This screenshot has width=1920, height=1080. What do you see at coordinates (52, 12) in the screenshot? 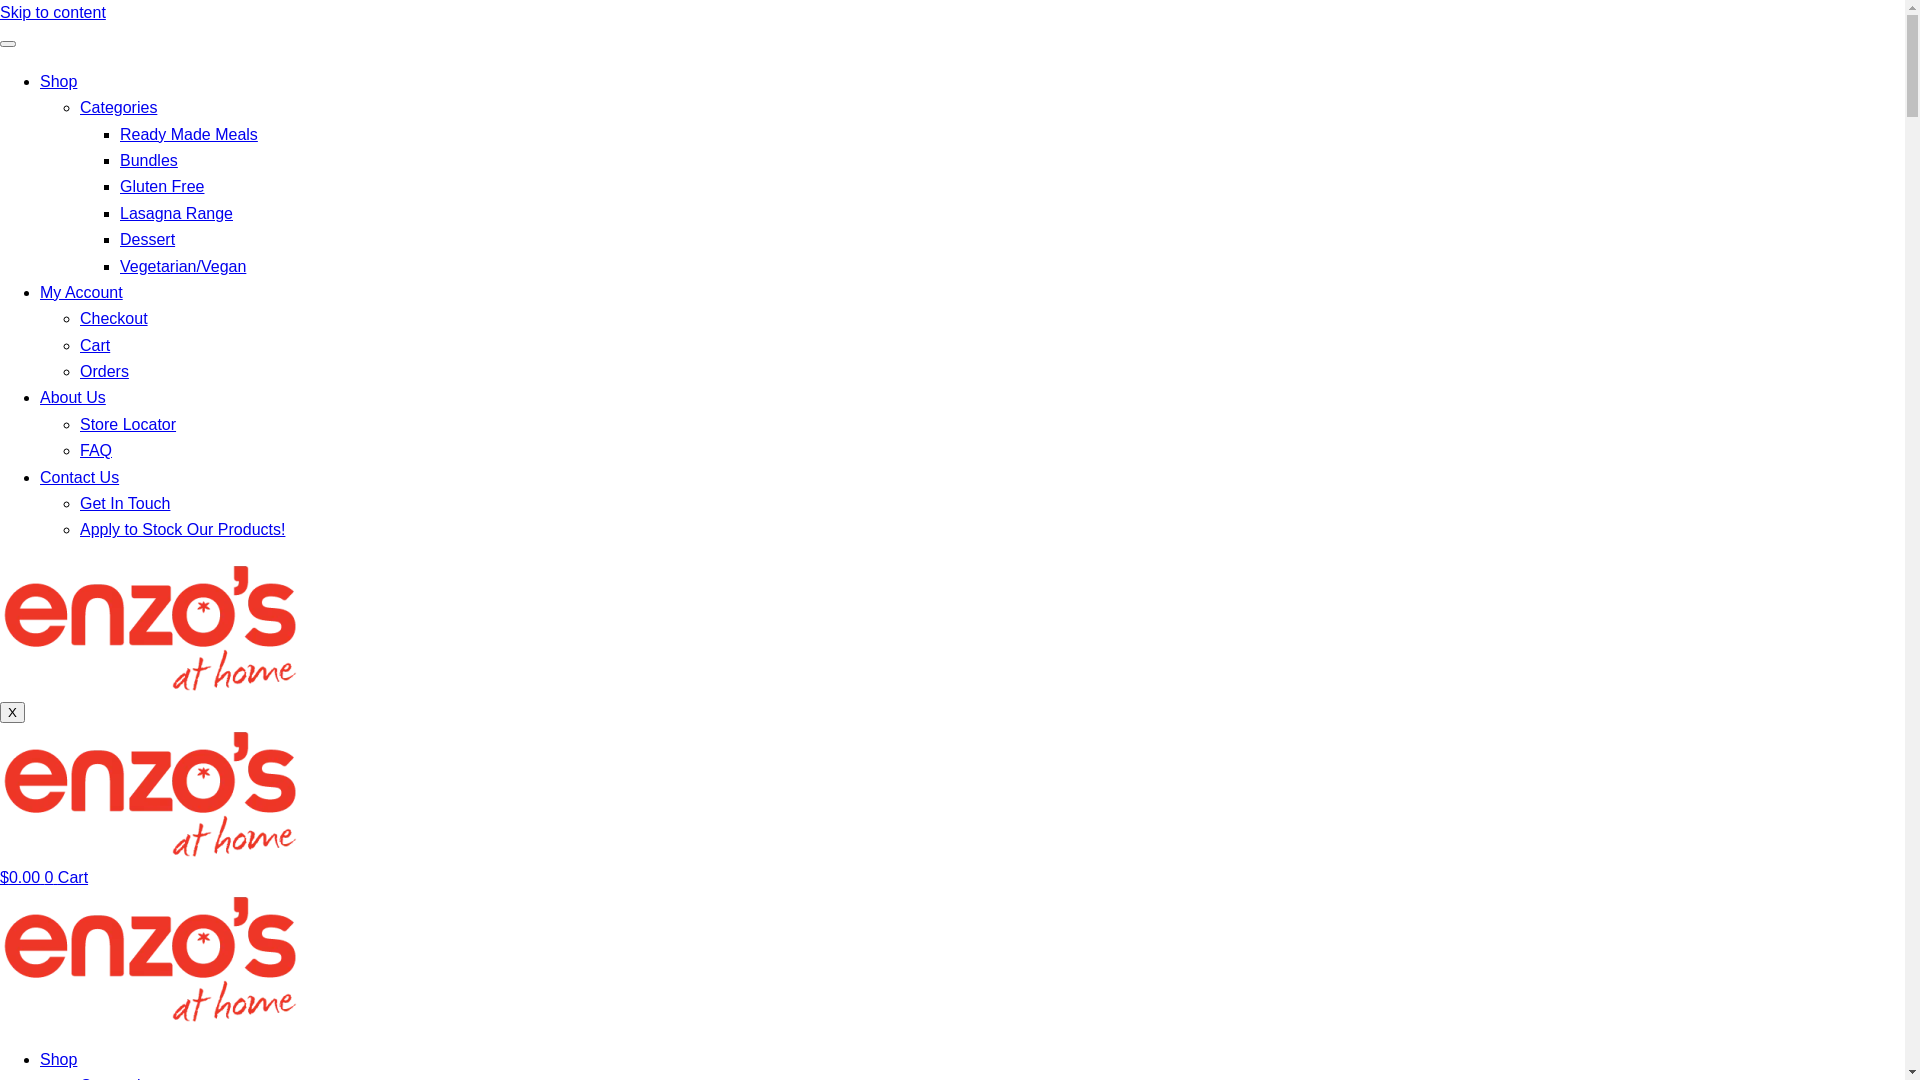
I see `'Skip to content'` at bounding box center [52, 12].